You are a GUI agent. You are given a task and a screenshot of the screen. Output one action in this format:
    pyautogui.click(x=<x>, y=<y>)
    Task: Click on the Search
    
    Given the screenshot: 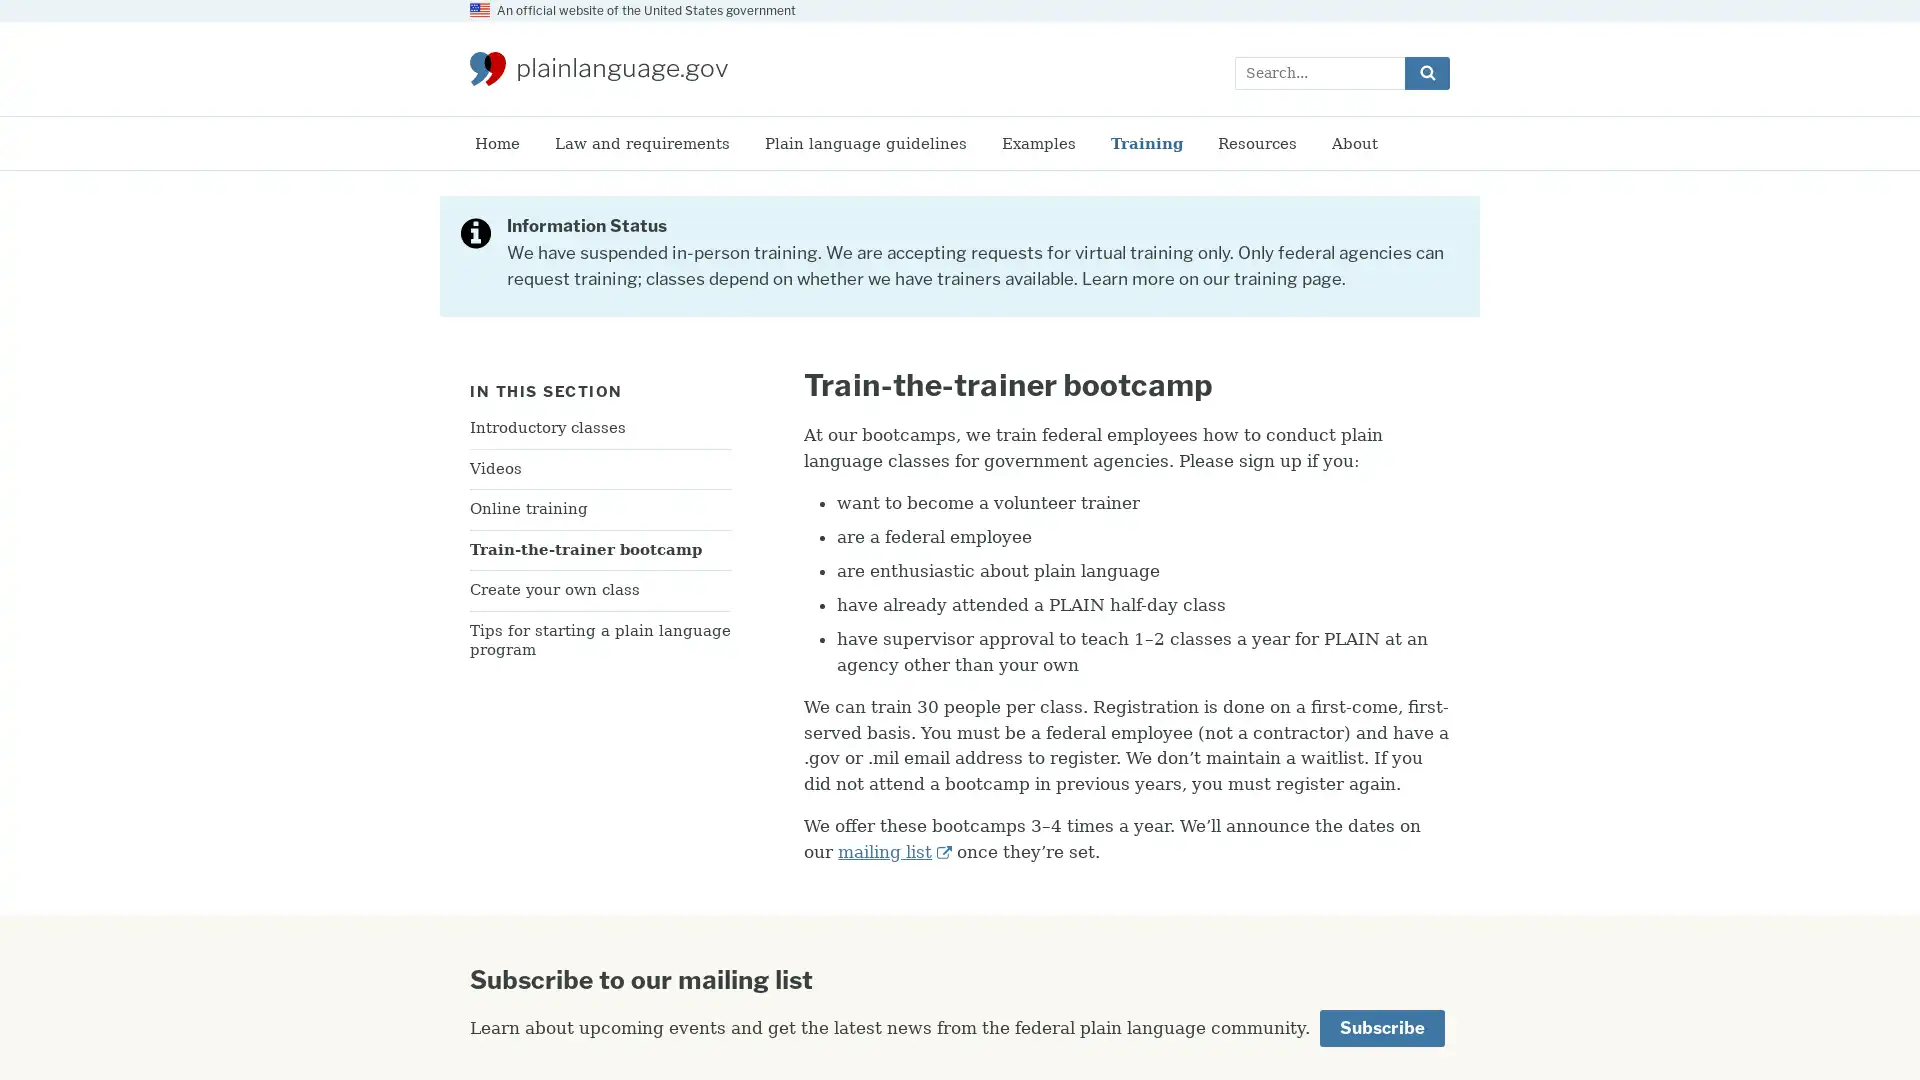 What is the action you would take?
    pyautogui.click(x=1426, y=71)
    